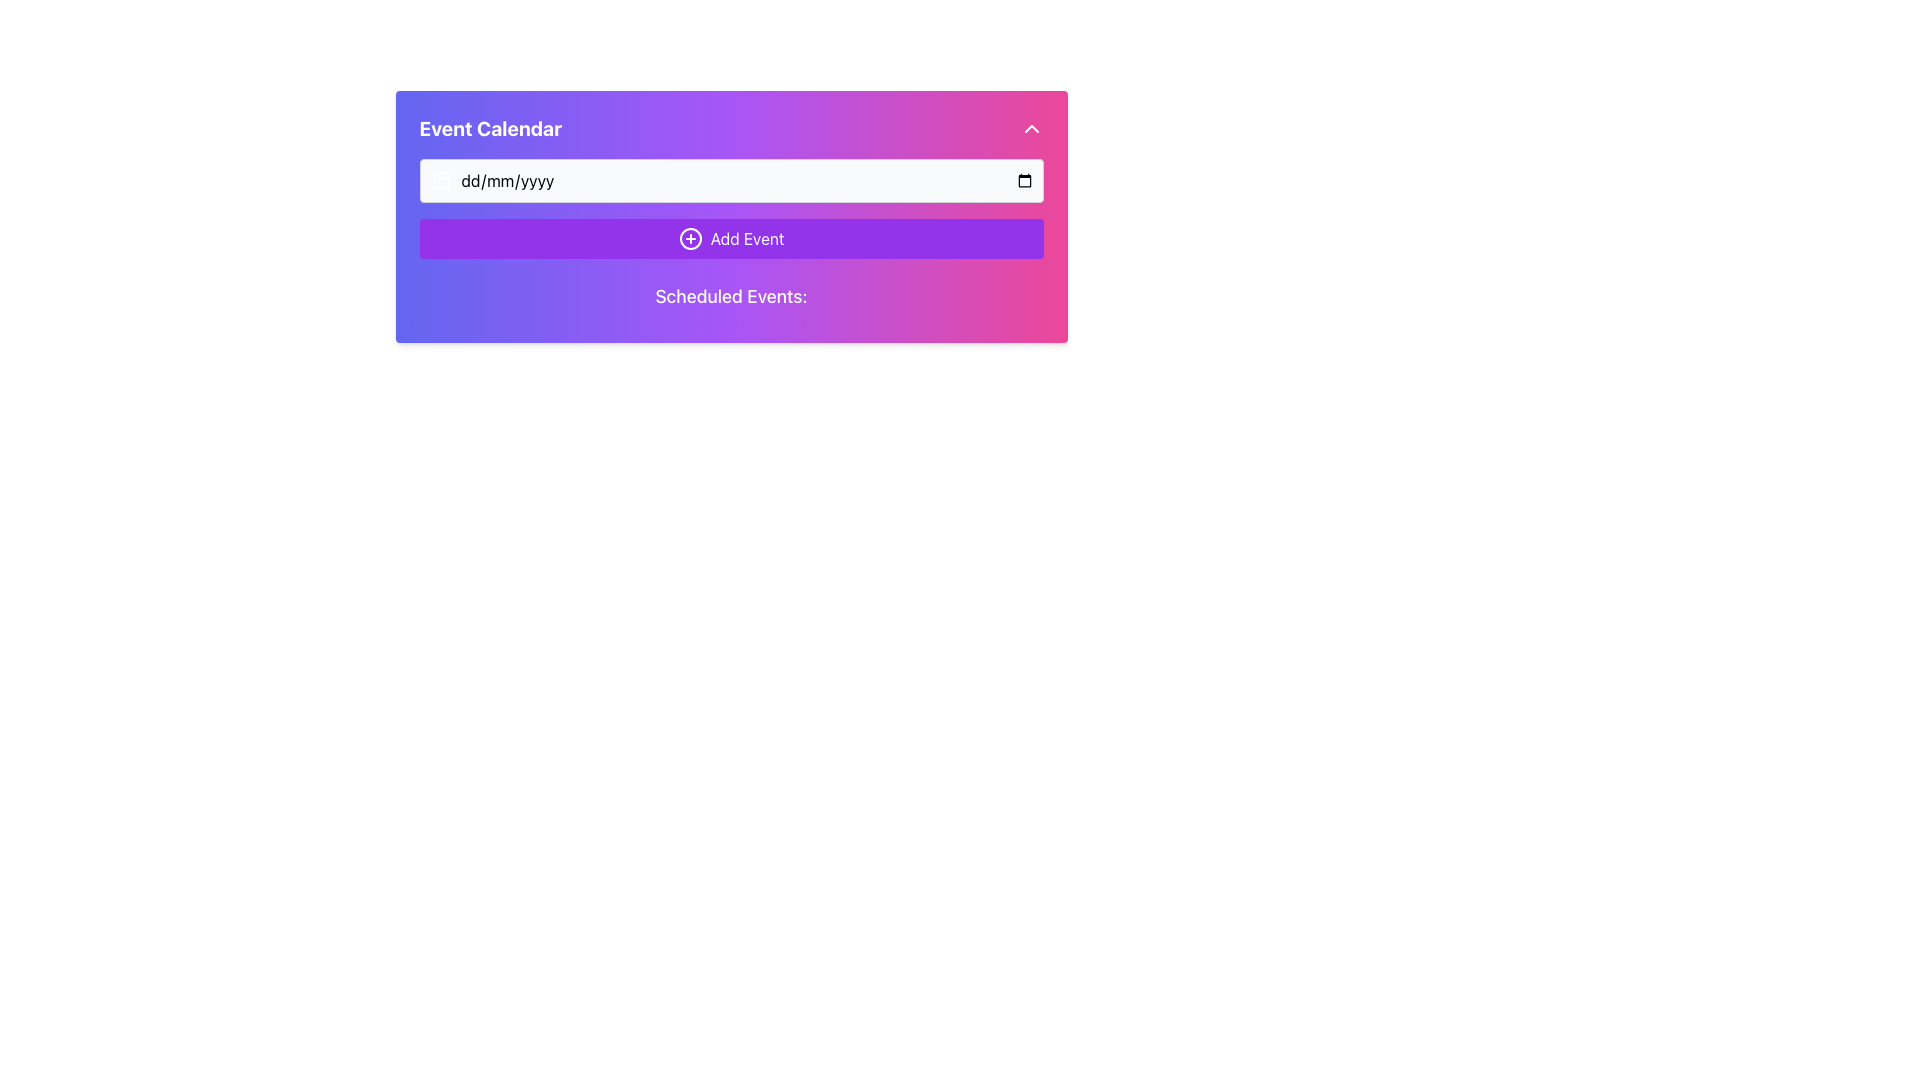 The height and width of the screenshot is (1080, 1920). What do you see at coordinates (1031, 128) in the screenshot?
I see `the button located at the top-right corner of the 'Event Calendar' section` at bounding box center [1031, 128].